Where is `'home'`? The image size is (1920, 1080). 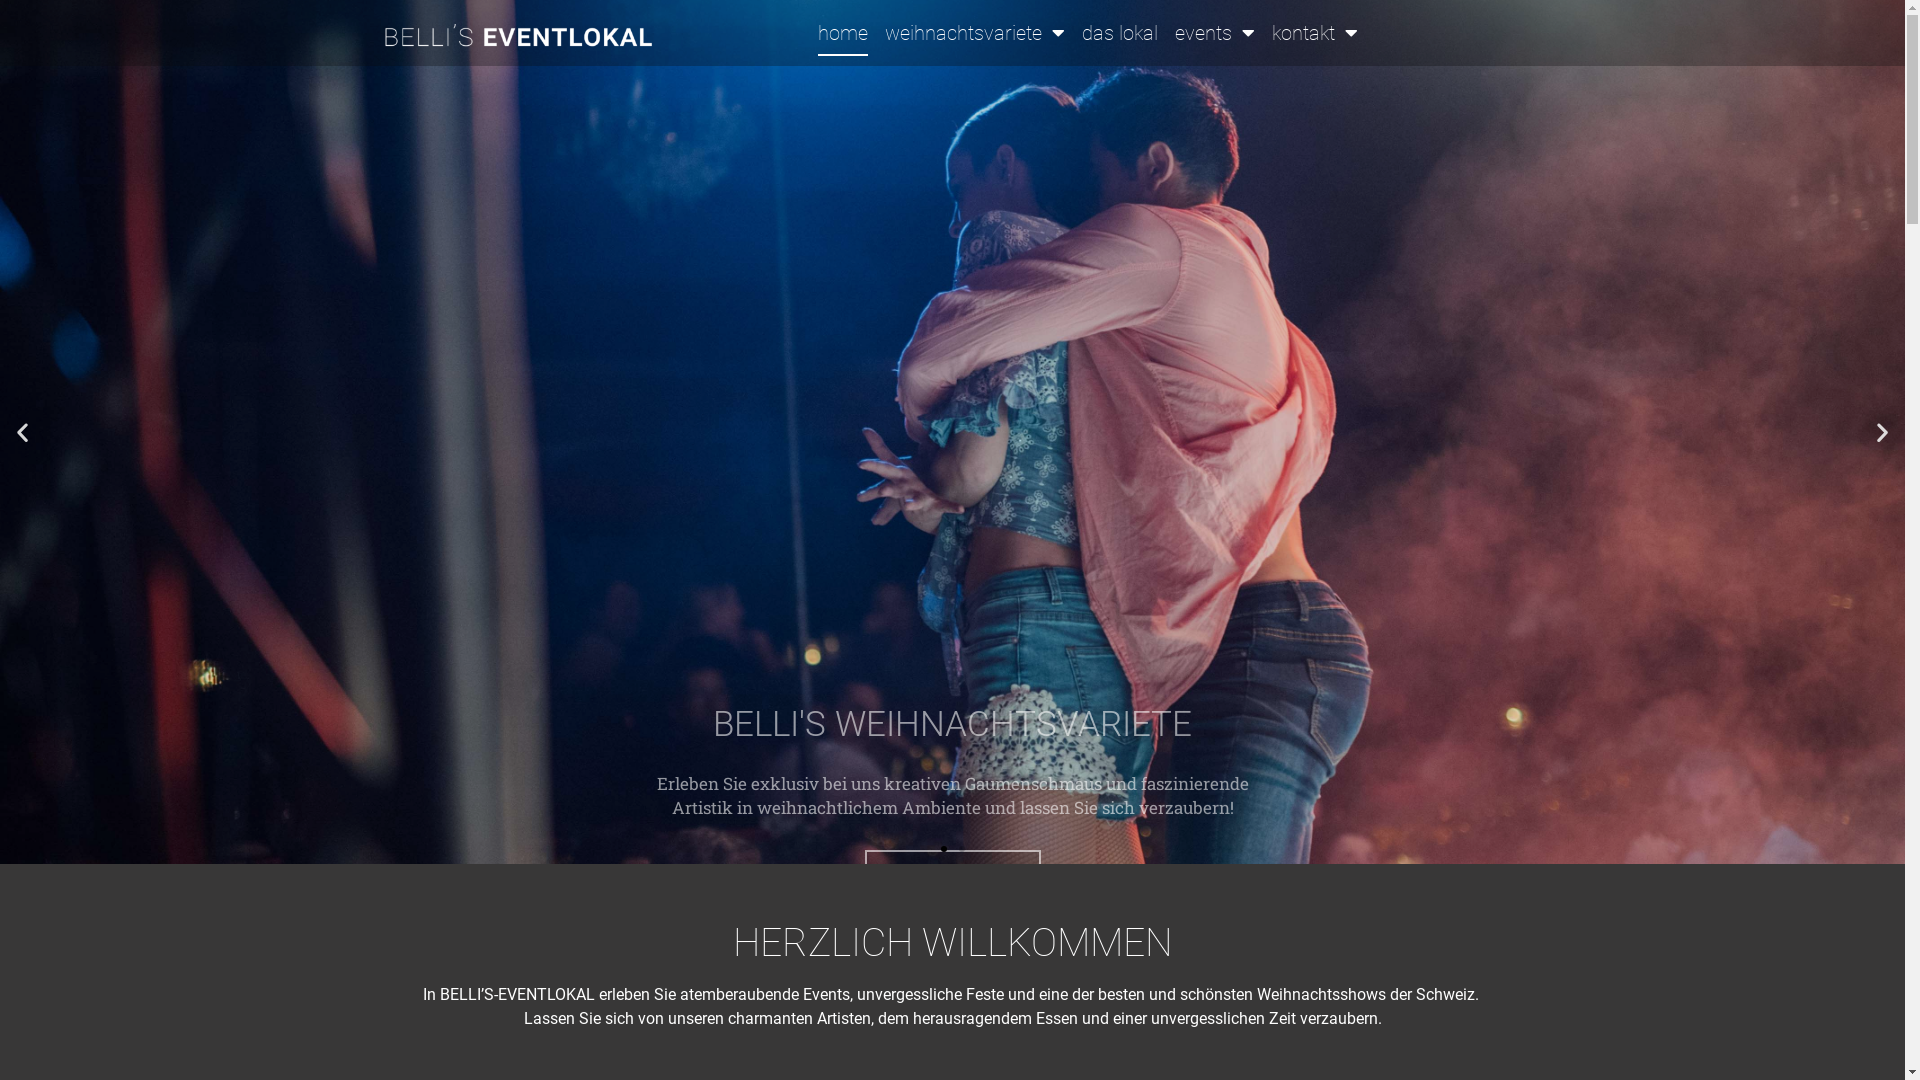 'home' is located at coordinates (843, 33).